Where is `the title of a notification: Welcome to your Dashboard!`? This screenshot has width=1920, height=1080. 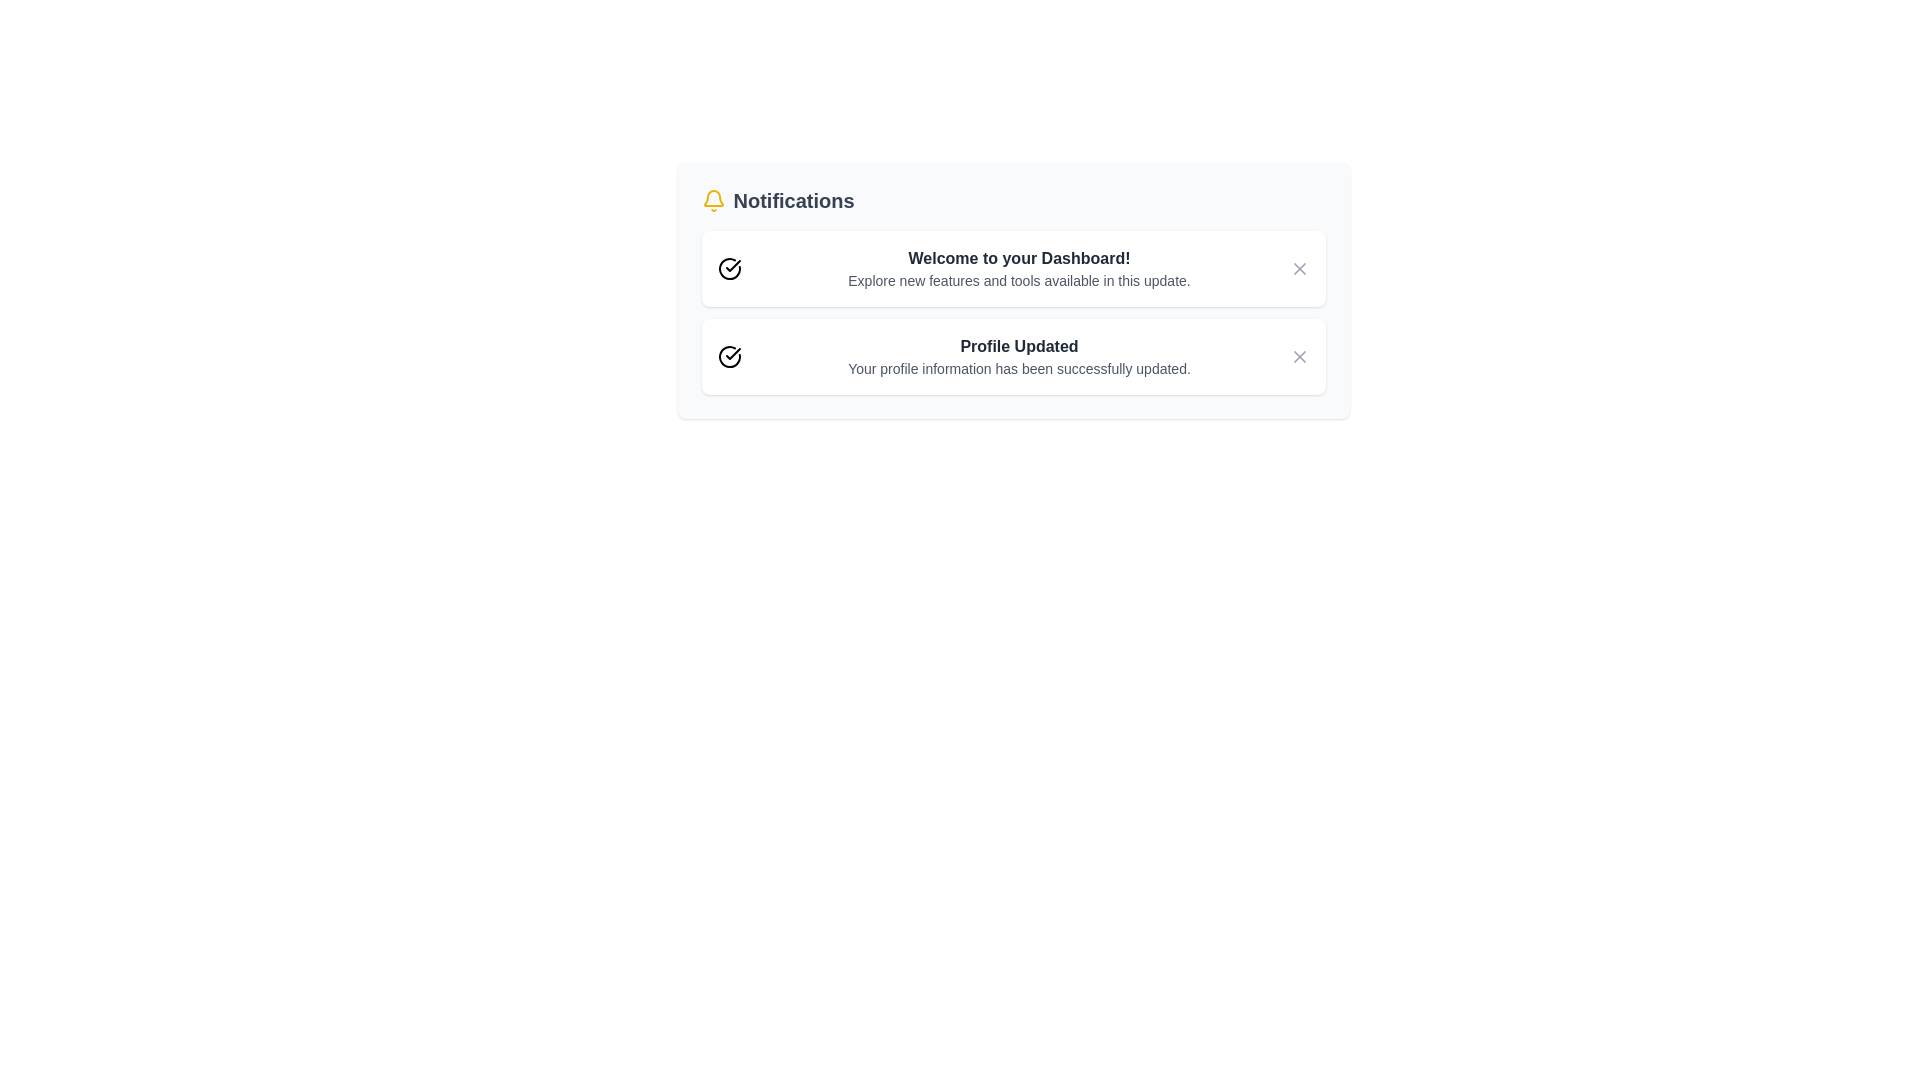
the title of a notification: Welcome to your Dashboard! is located at coordinates (1019, 257).